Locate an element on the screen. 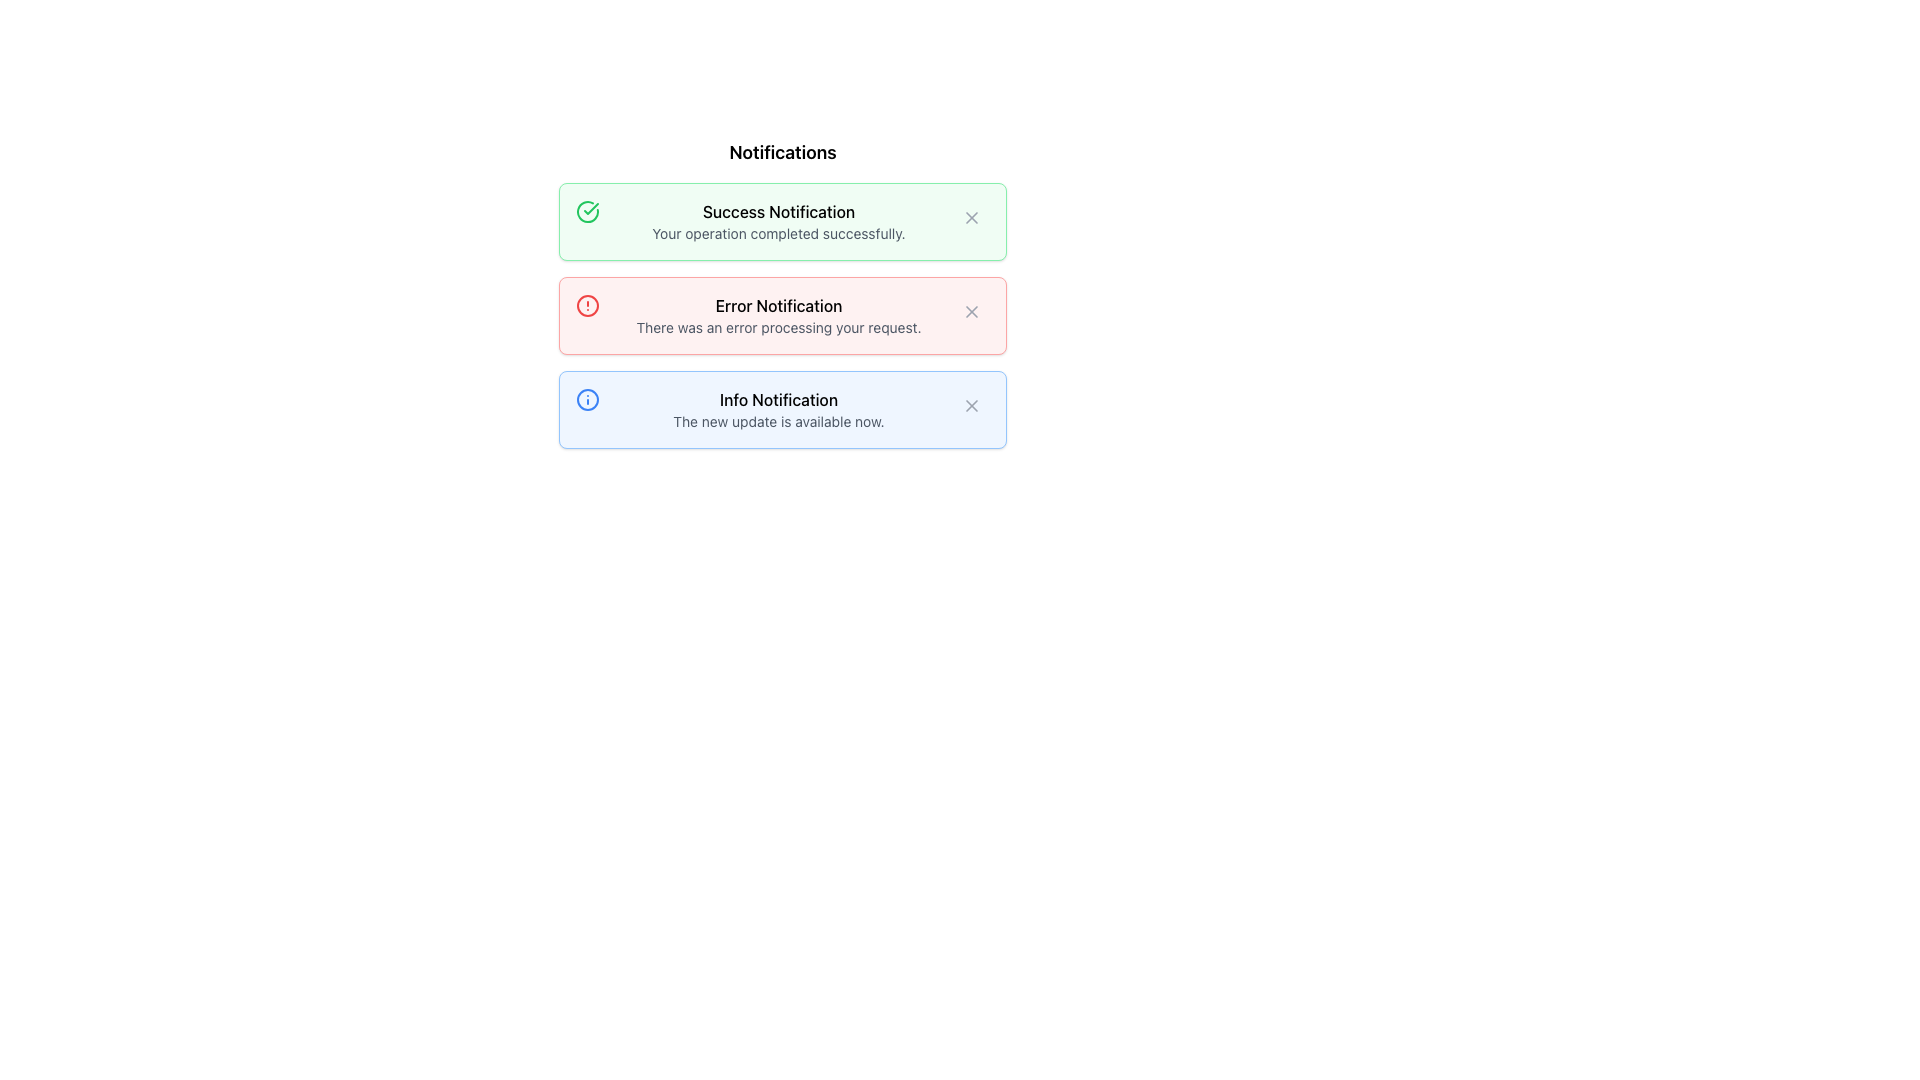  text content of the 'Info Notification' block, which includes the title and the descriptive text below it is located at coordinates (777, 408).